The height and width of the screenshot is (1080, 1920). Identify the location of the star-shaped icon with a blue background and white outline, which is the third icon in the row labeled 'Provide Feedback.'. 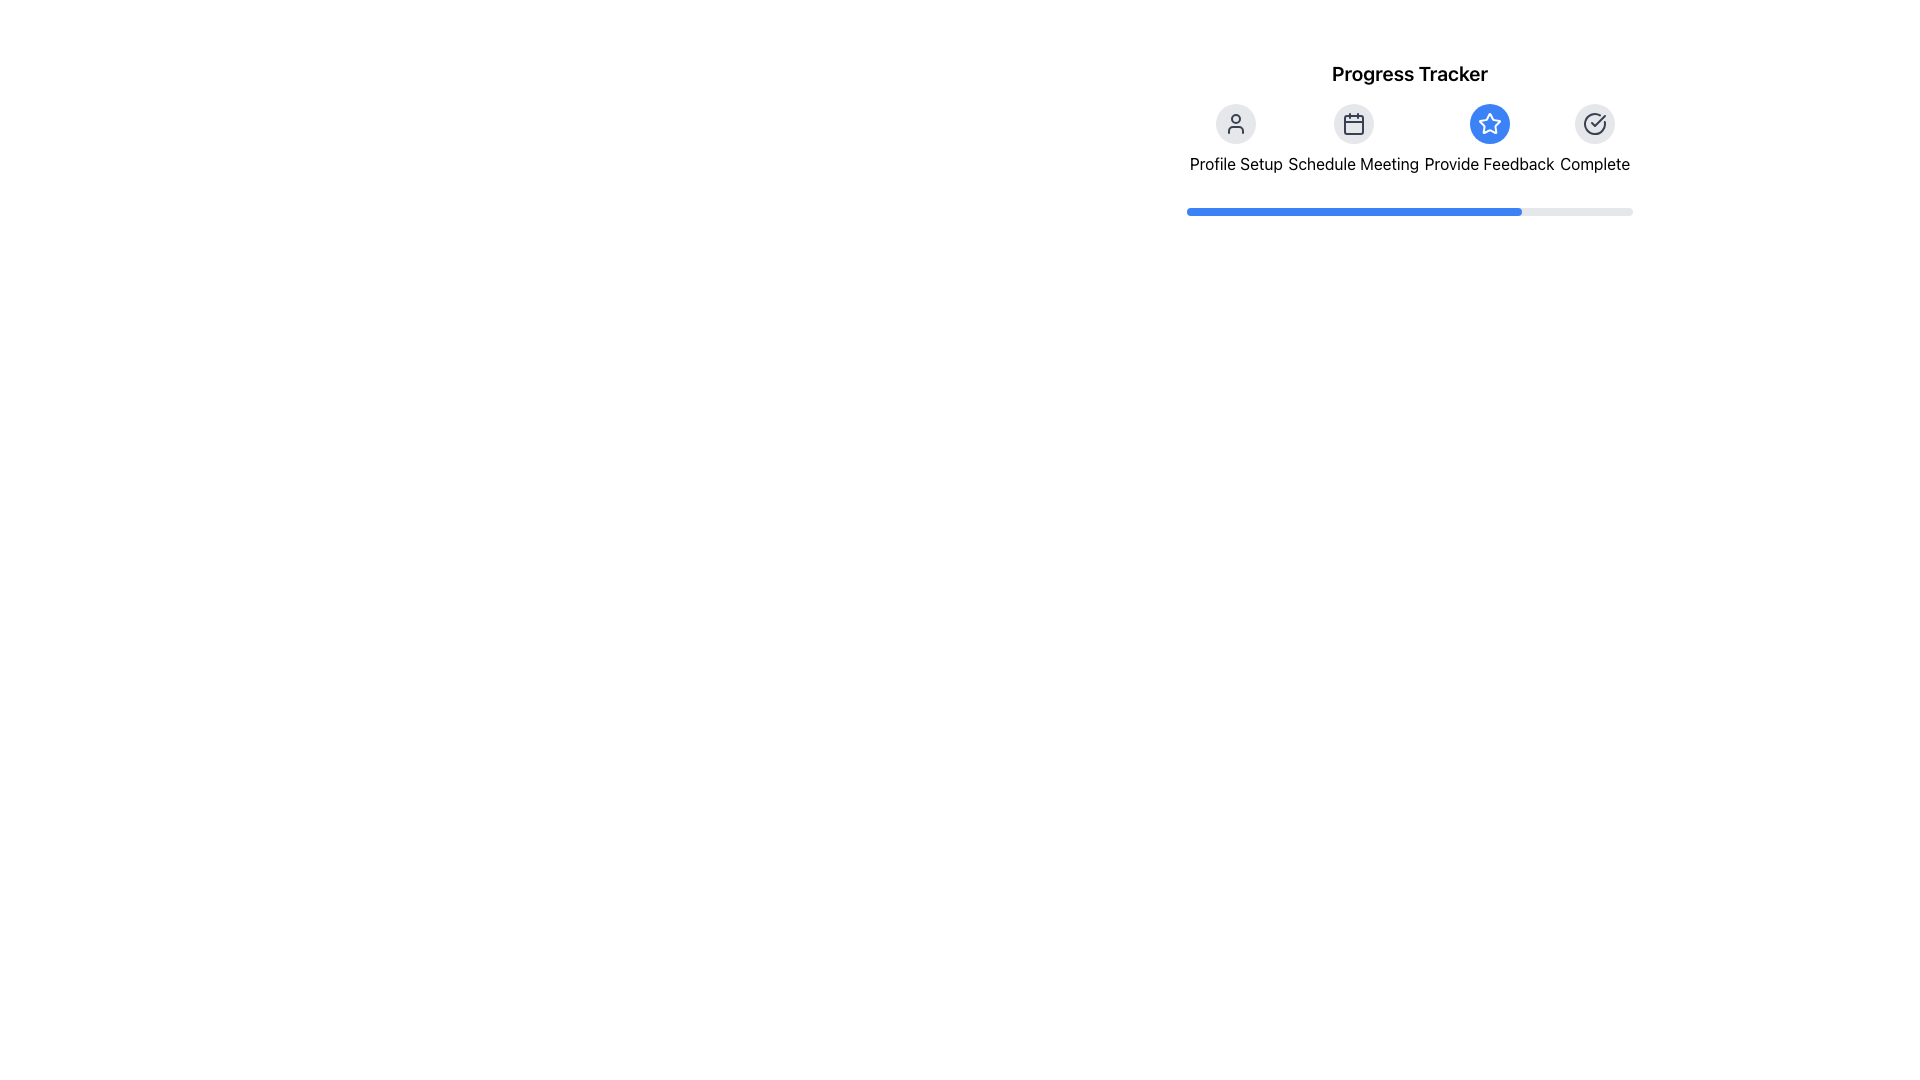
(1489, 123).